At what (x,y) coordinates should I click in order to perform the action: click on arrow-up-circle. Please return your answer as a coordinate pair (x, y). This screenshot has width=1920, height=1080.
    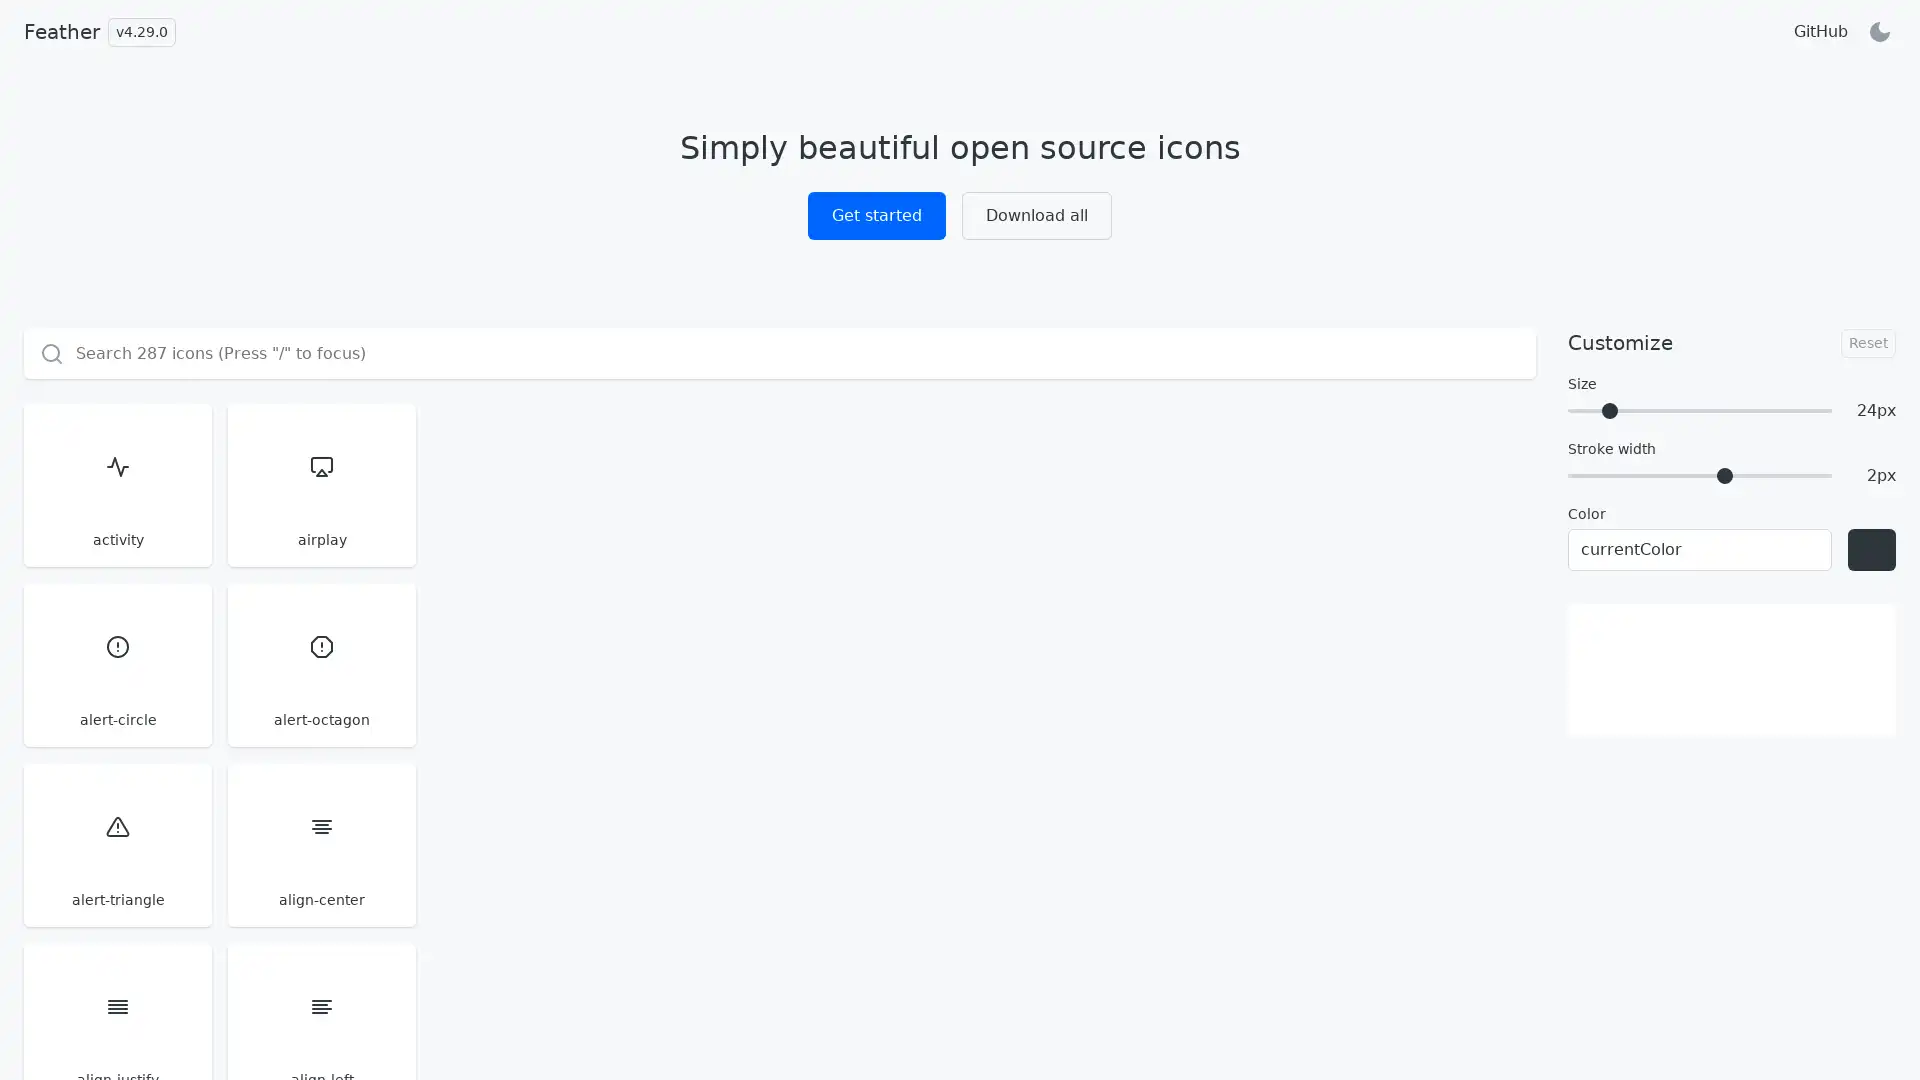
    Looking at the image, I should click on (439, 844).